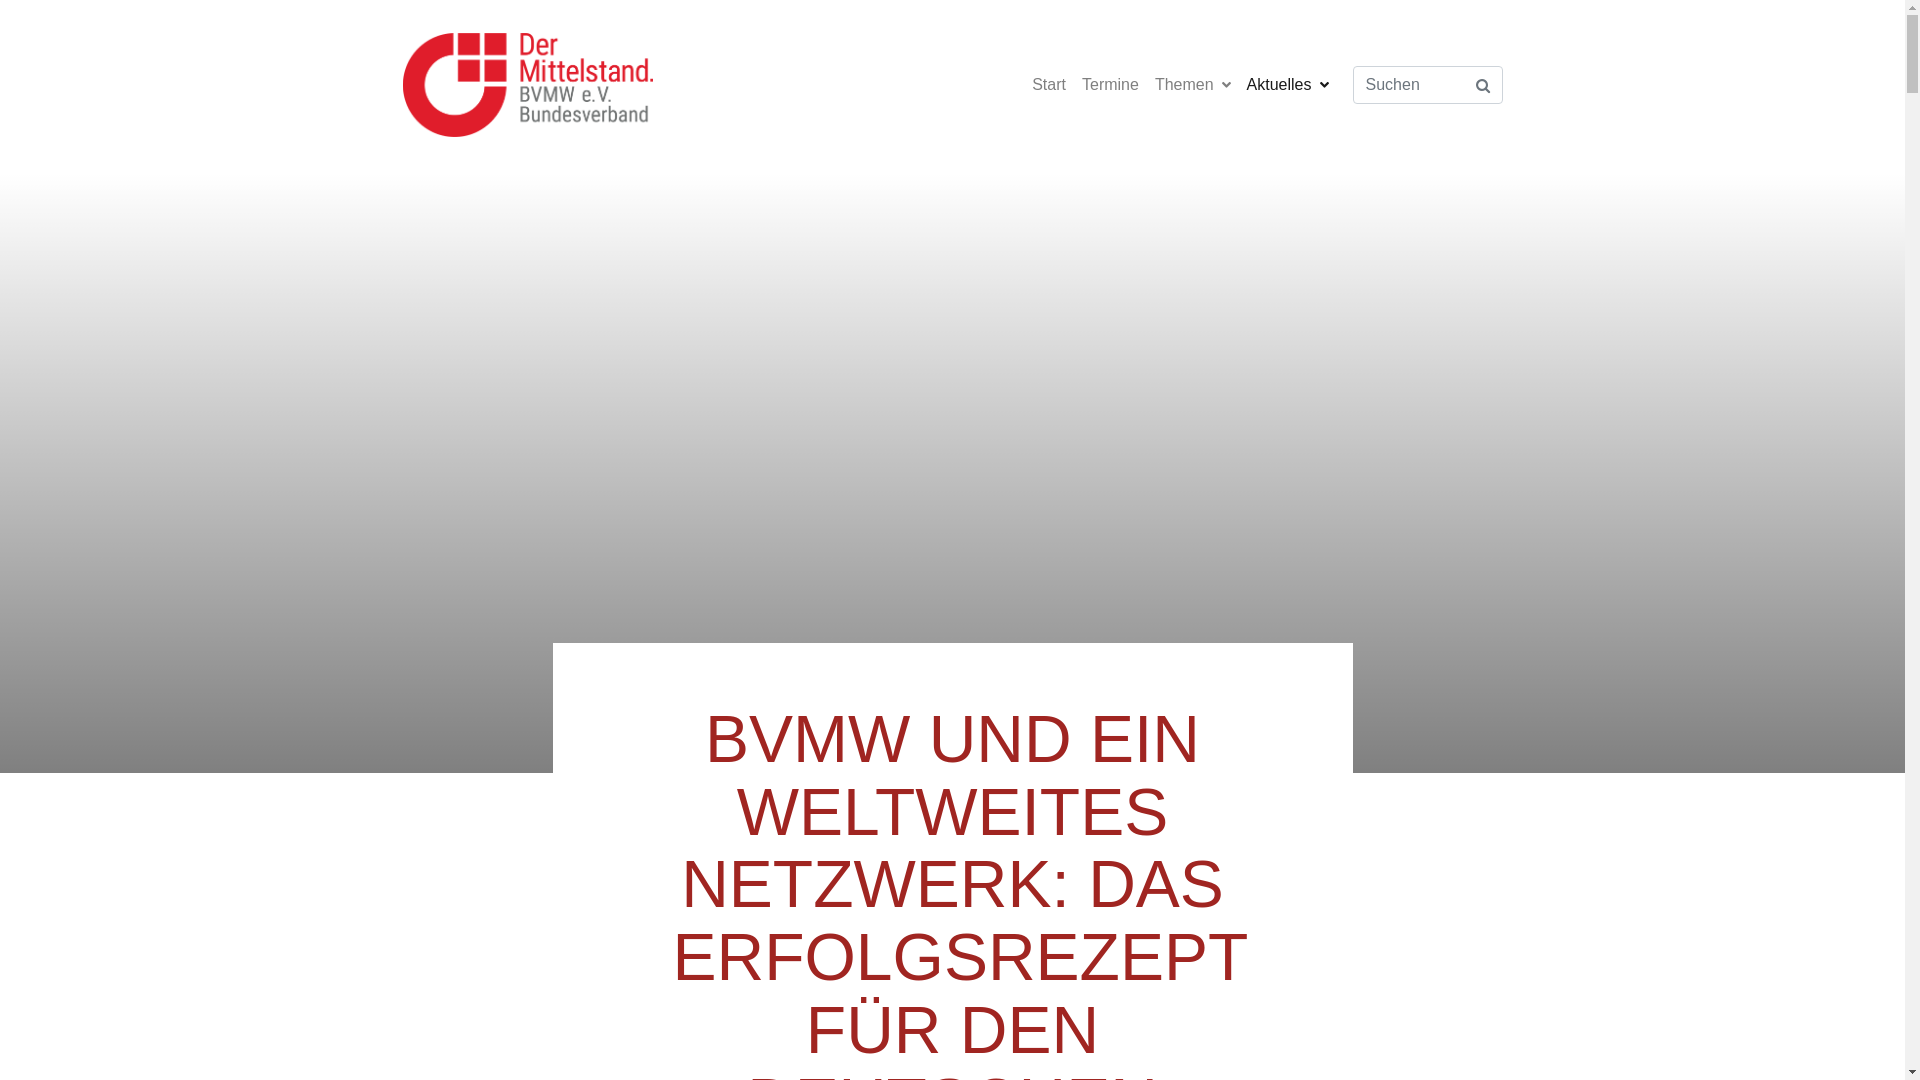 The height and width of the screenshot is (1080, 1920). I want to click on 'Aktuelles', so click(1287, 83).